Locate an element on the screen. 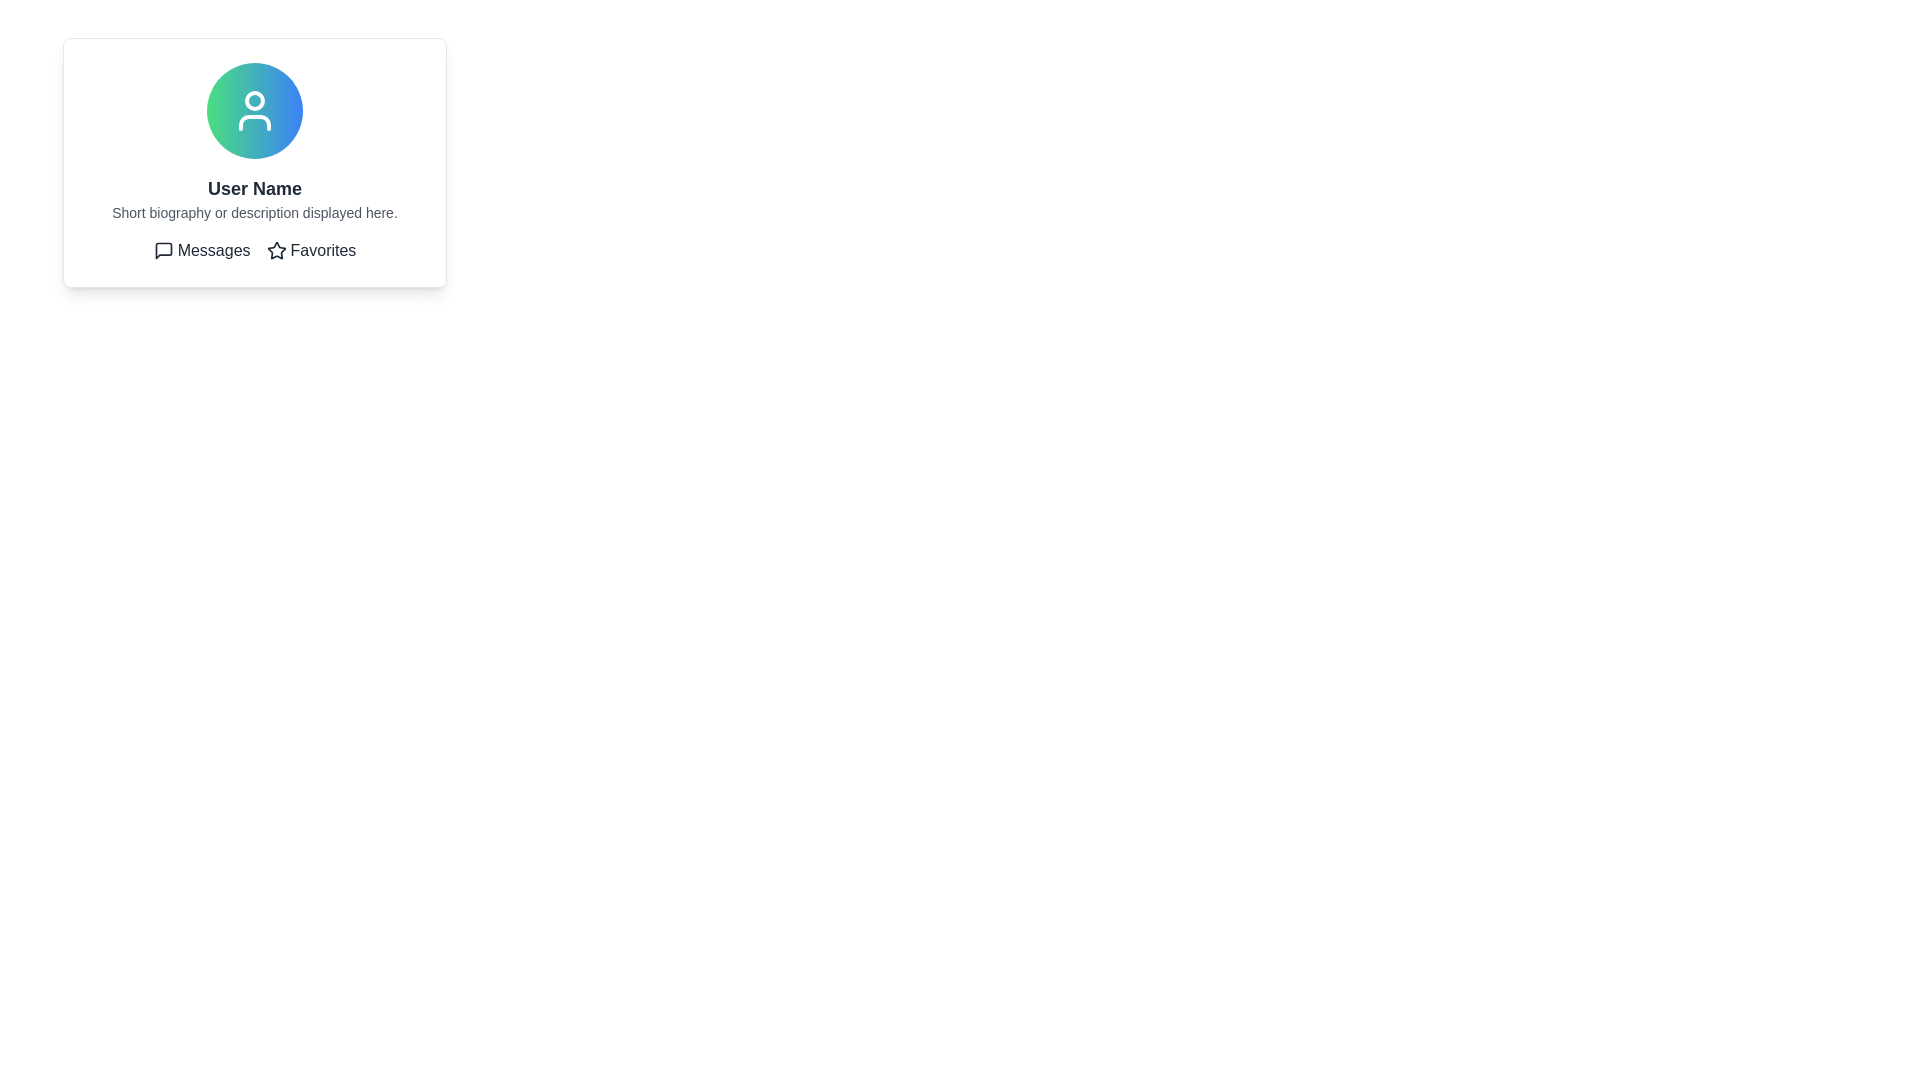 This screenshot has width=1920, height=1080. the circular icon with a gradient background and user profile representation located at the top center of the card layout, above the text 'User Name' is located at coordinates (253, 111).